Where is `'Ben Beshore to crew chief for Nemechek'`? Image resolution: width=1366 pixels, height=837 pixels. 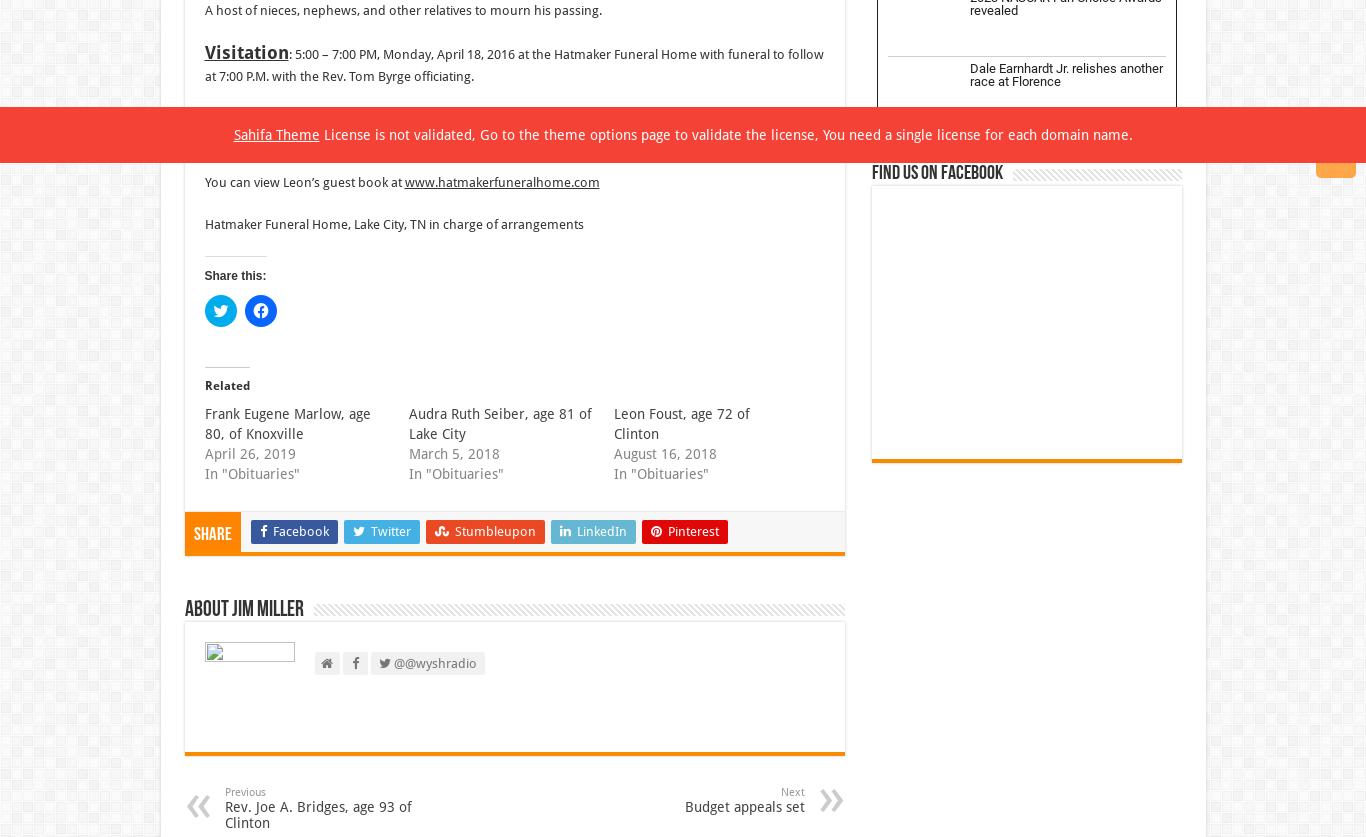
'Ben Beshore to crew chief for Nemechek' is located at coordinates (1052, 712).